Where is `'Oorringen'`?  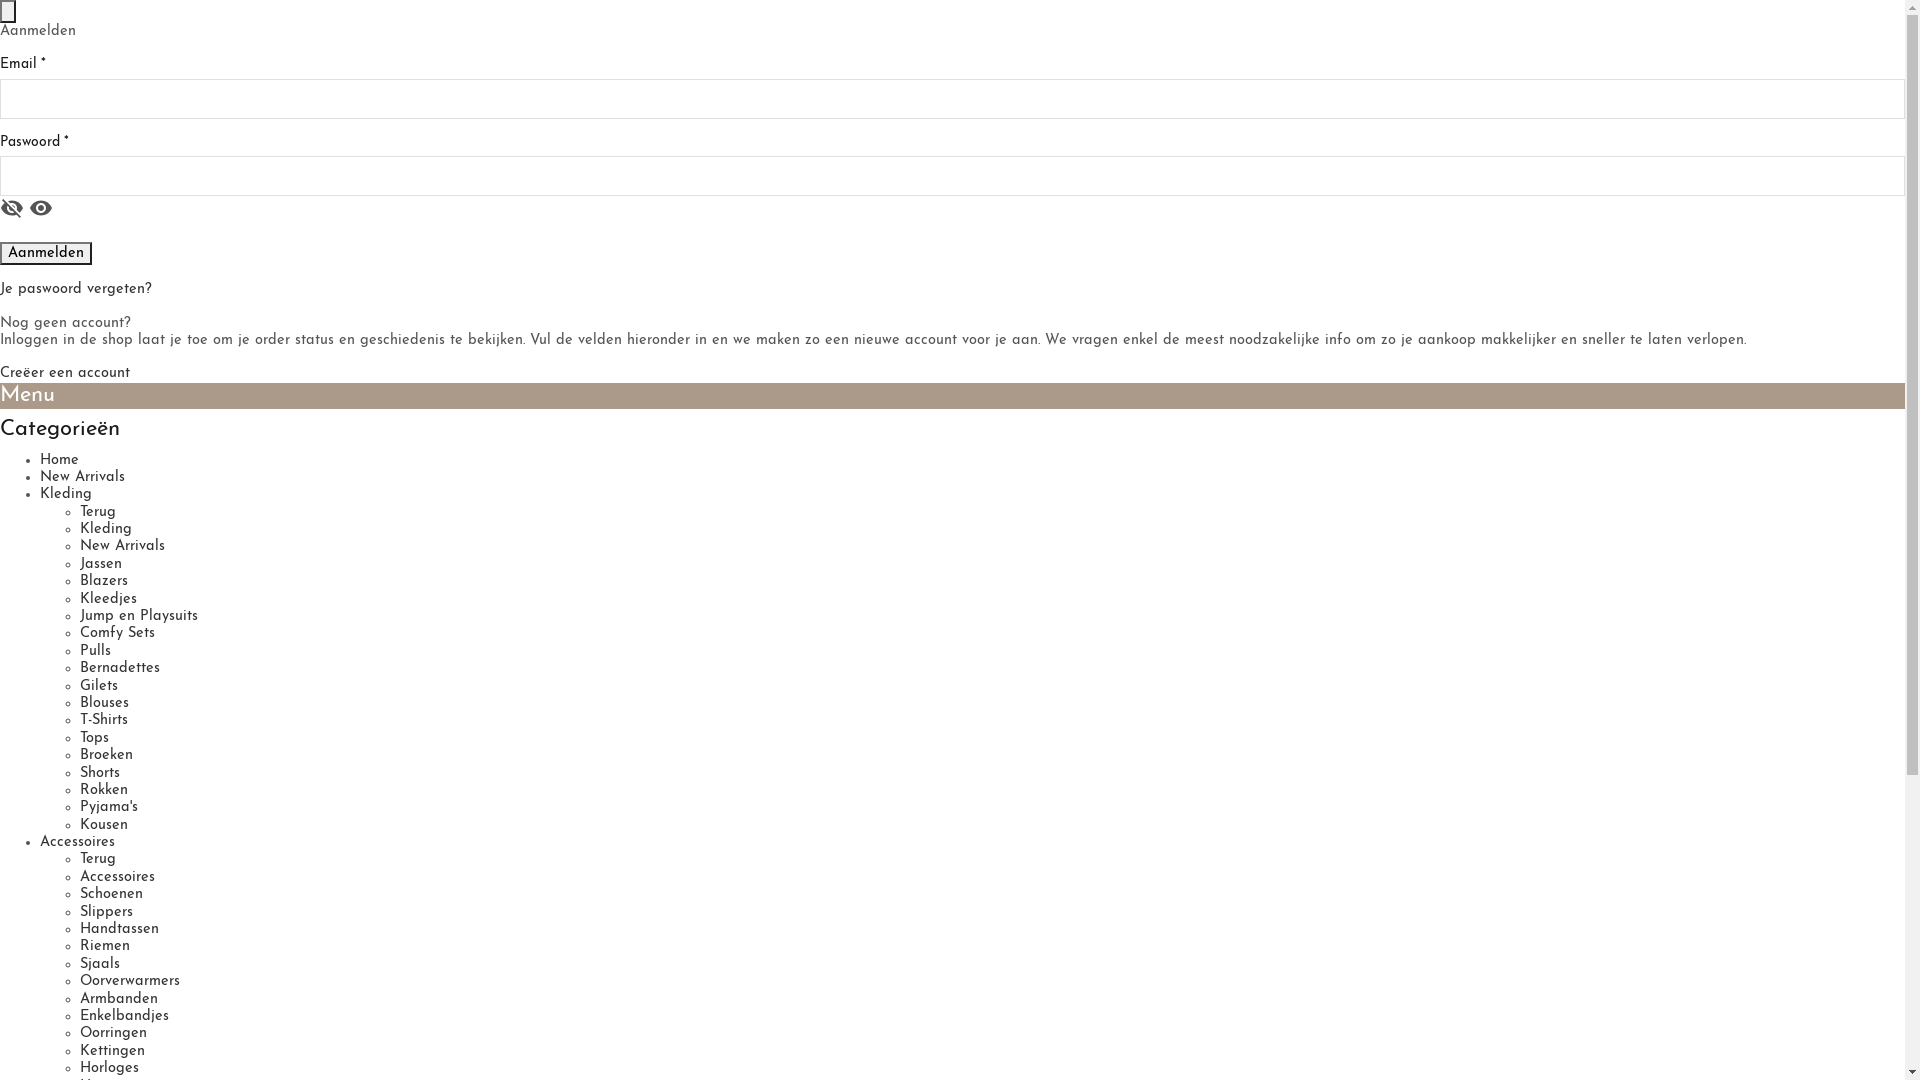
'Oorringen' is located at coordinates (112, 1033).